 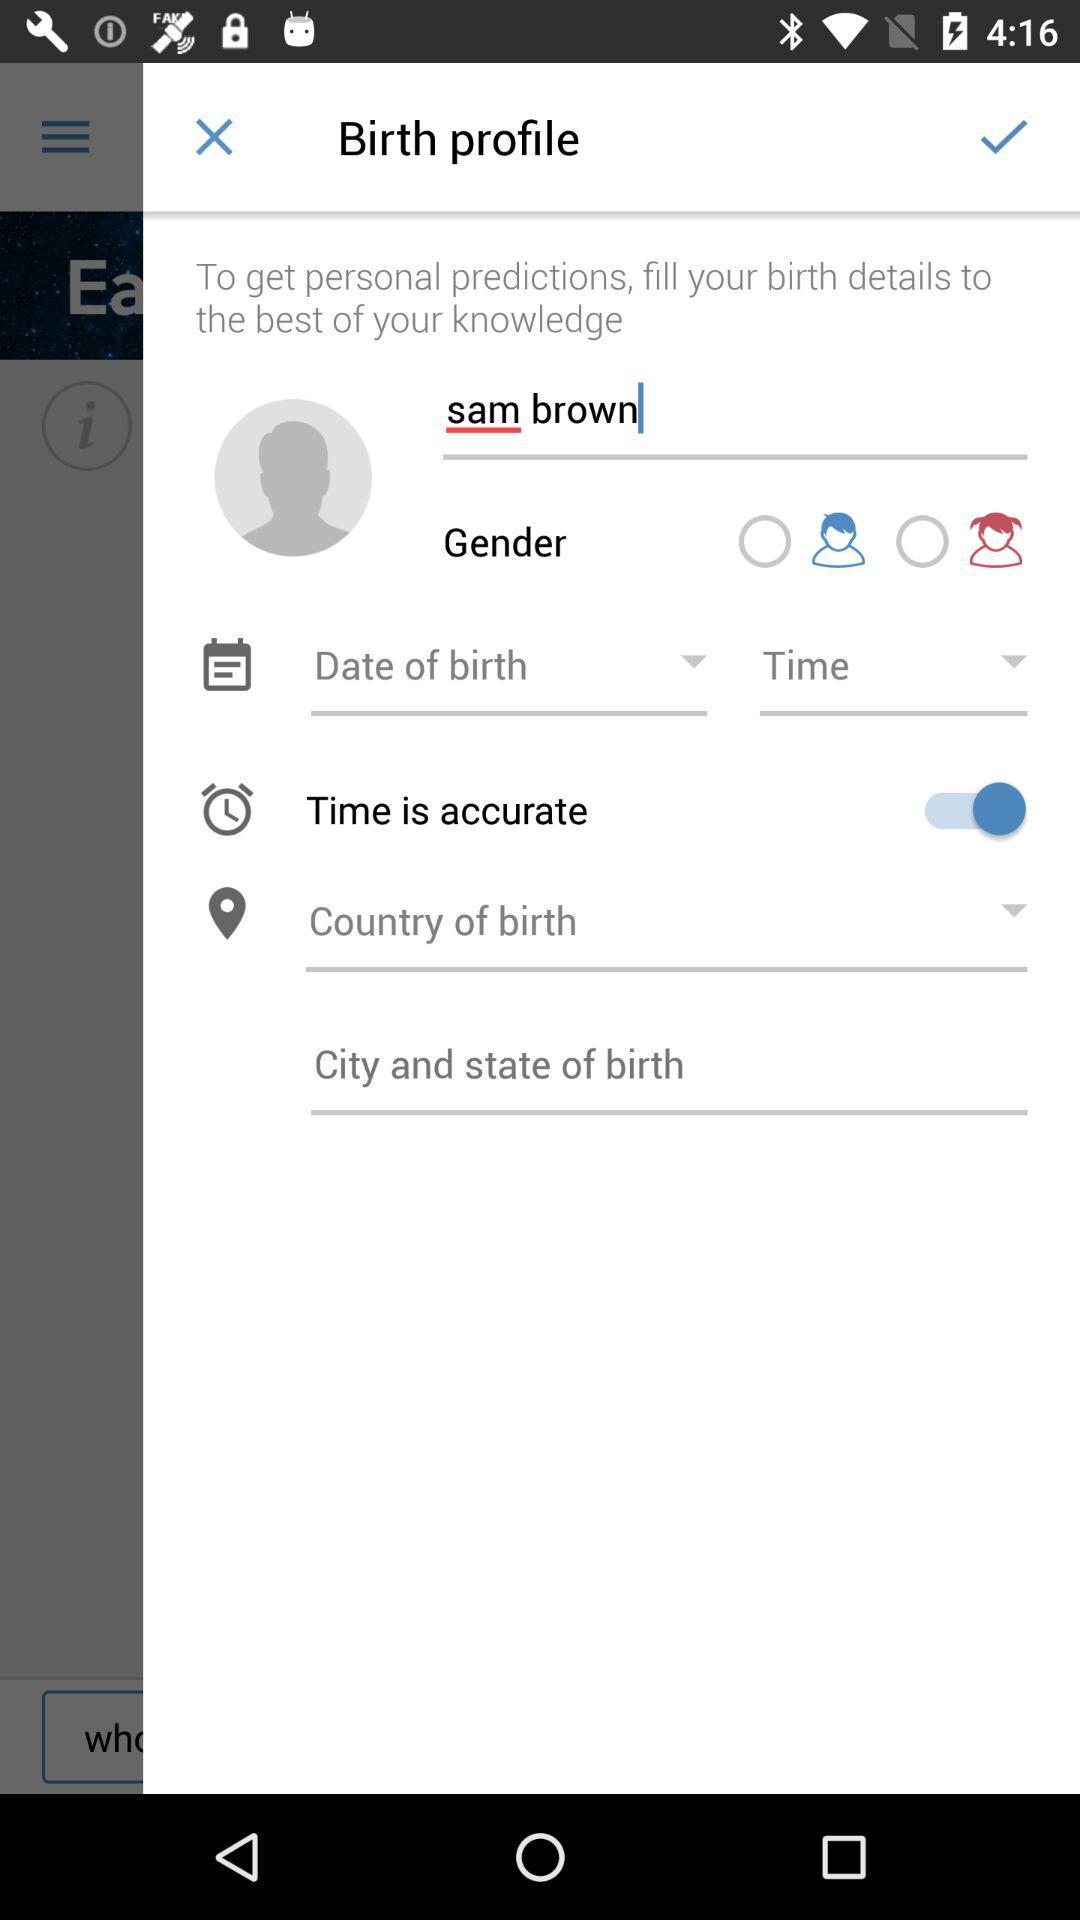 I want to click on choose date of birth, so click(x=508, y=664).